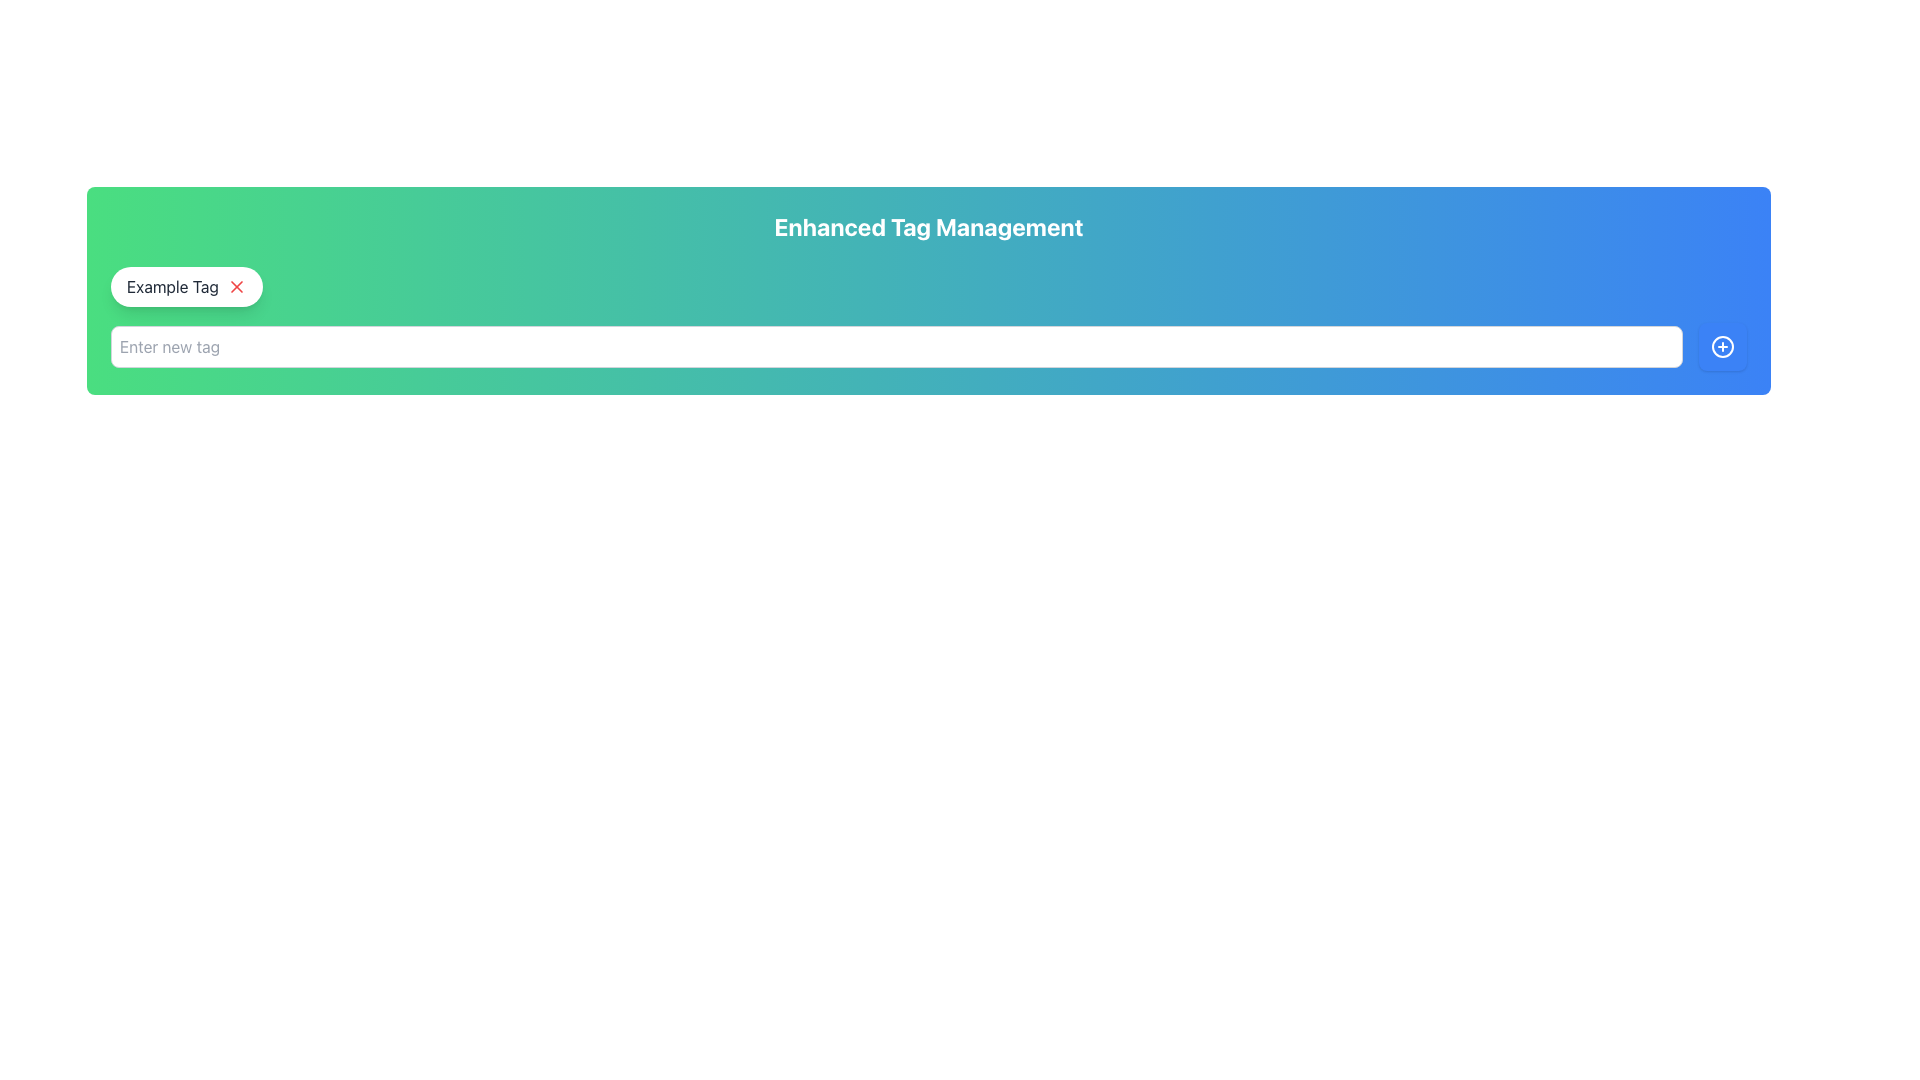 This screenshot has width=1920, height=1080. What do you see at coordinates (1722, 346) in the screenshot?
I see `the Circle graphic within the SVG icon located at the right end of the horizontal input field` at bounding box center [1722, 346].